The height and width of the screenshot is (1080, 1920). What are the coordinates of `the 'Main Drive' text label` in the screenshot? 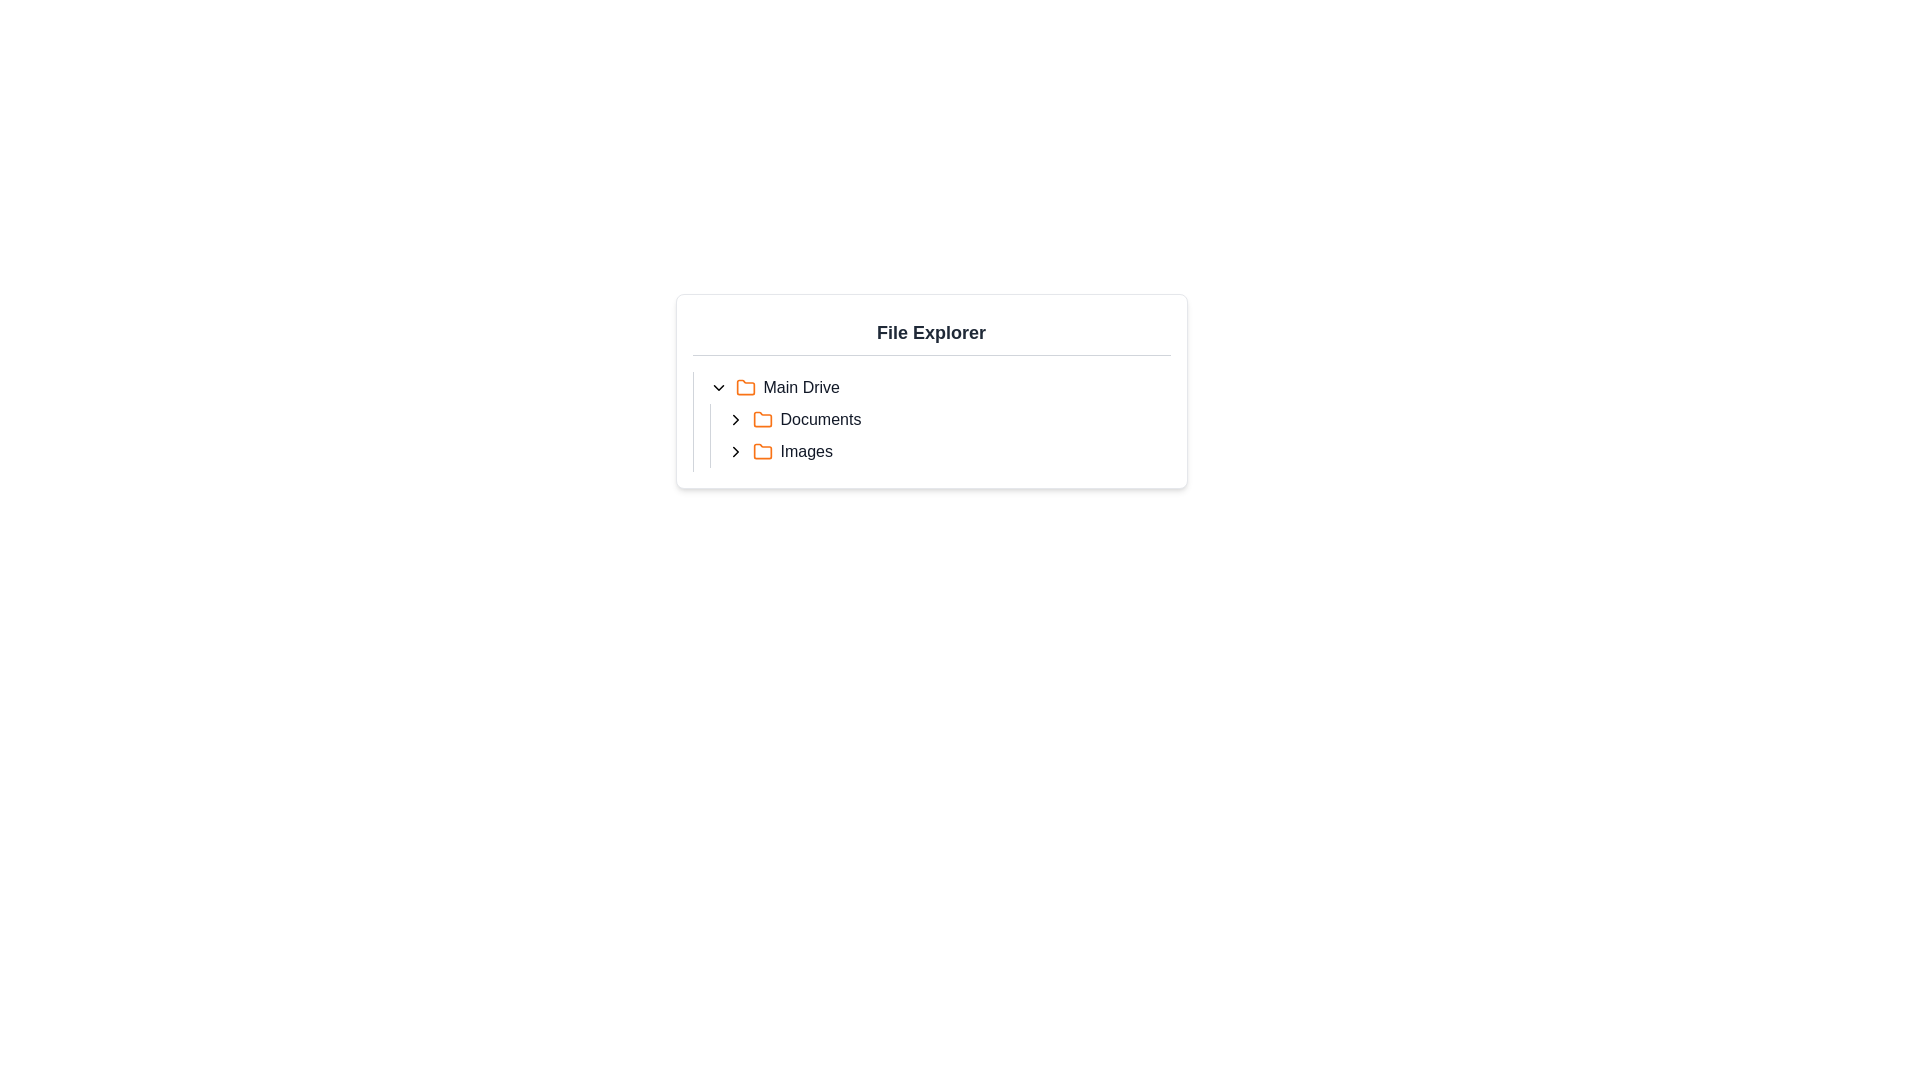 It's located at (801, 388).